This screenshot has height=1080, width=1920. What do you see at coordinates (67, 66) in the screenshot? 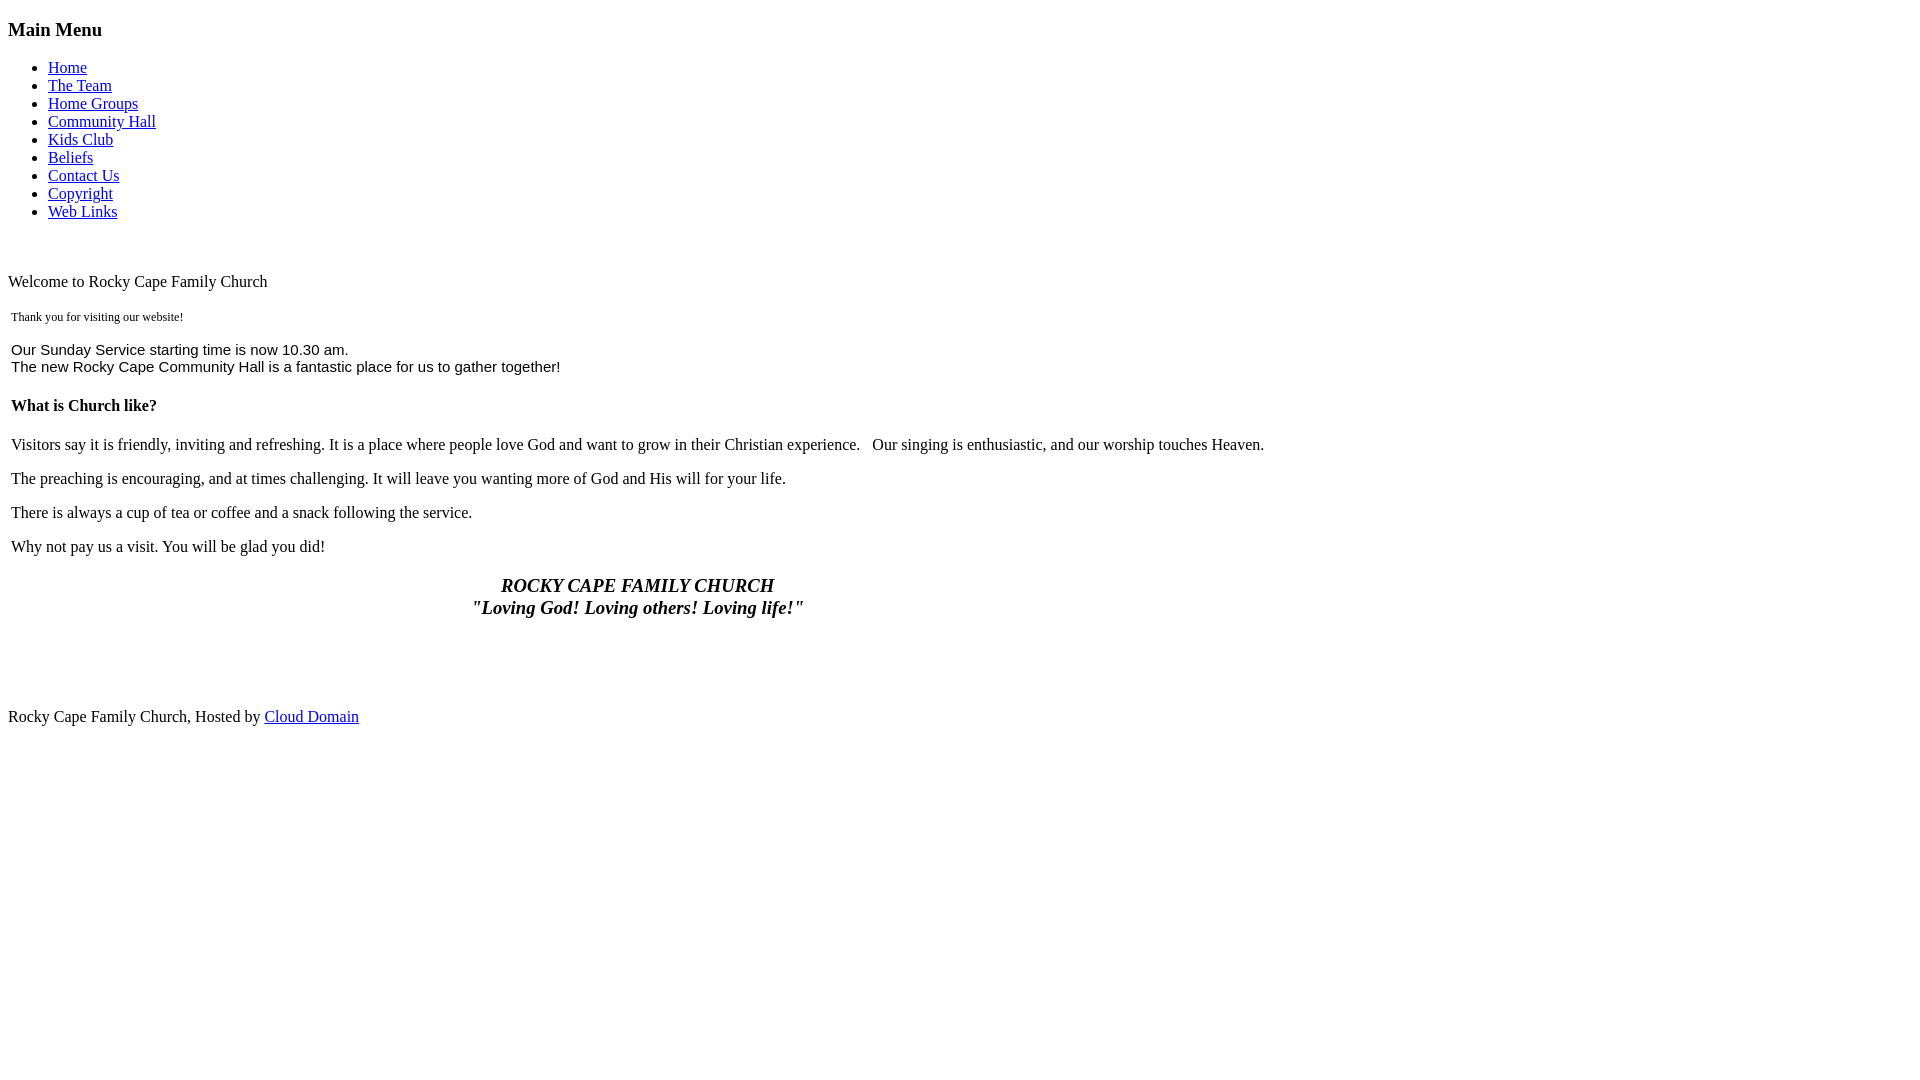
I see `'Home'` at bounding box center [67, 66].